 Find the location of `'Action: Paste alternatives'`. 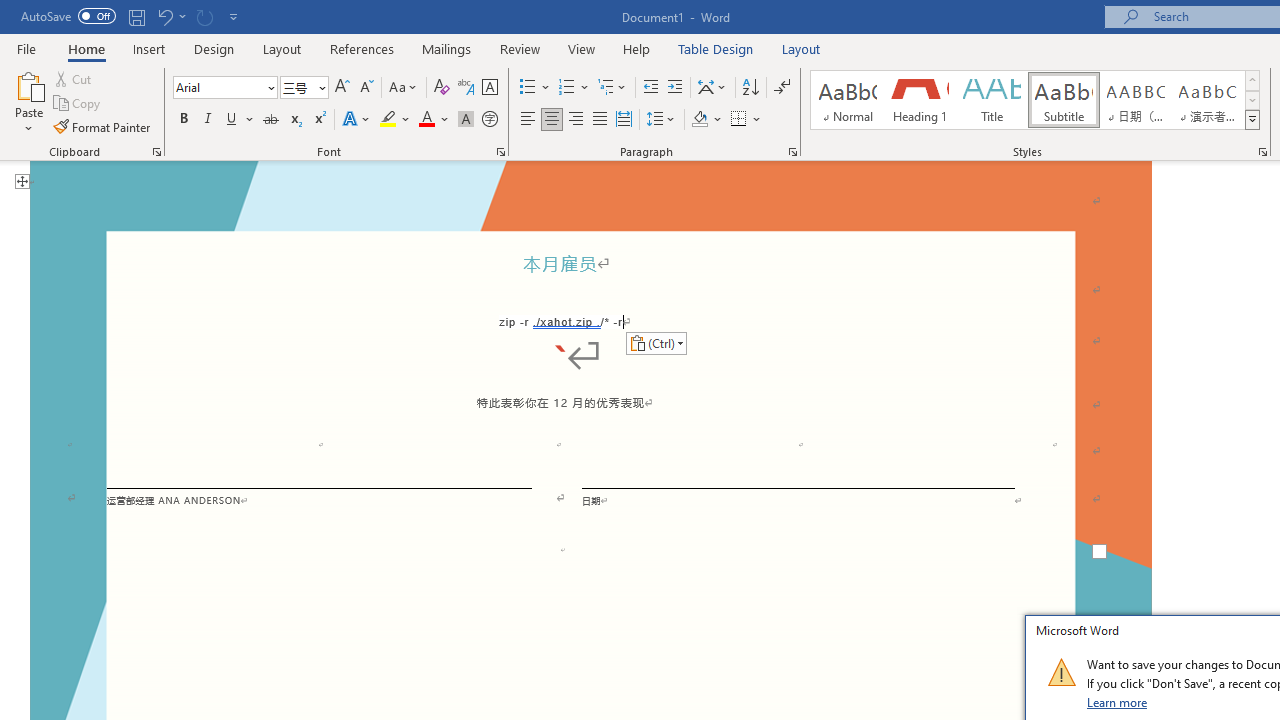

'Action: Paste alternatives' is located at coordinates (656, 342).